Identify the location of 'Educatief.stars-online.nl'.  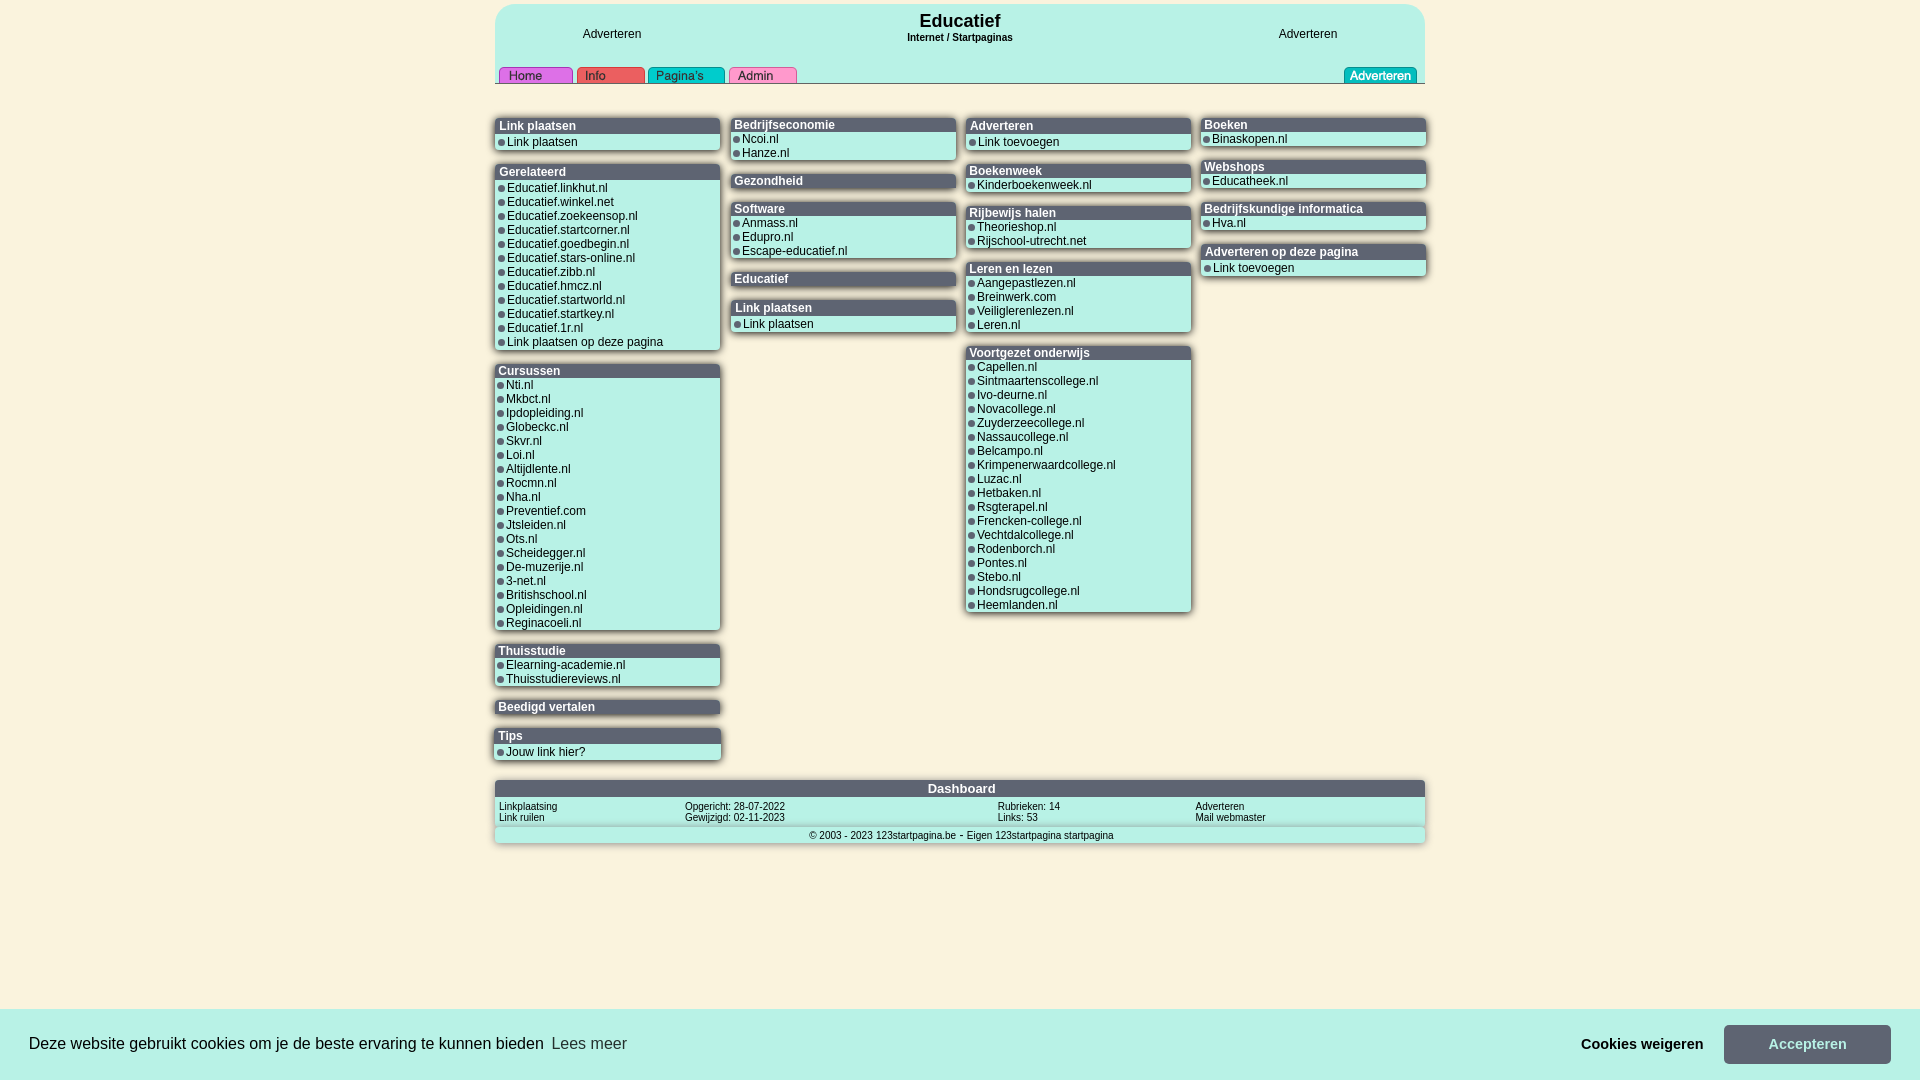
(570, 257).